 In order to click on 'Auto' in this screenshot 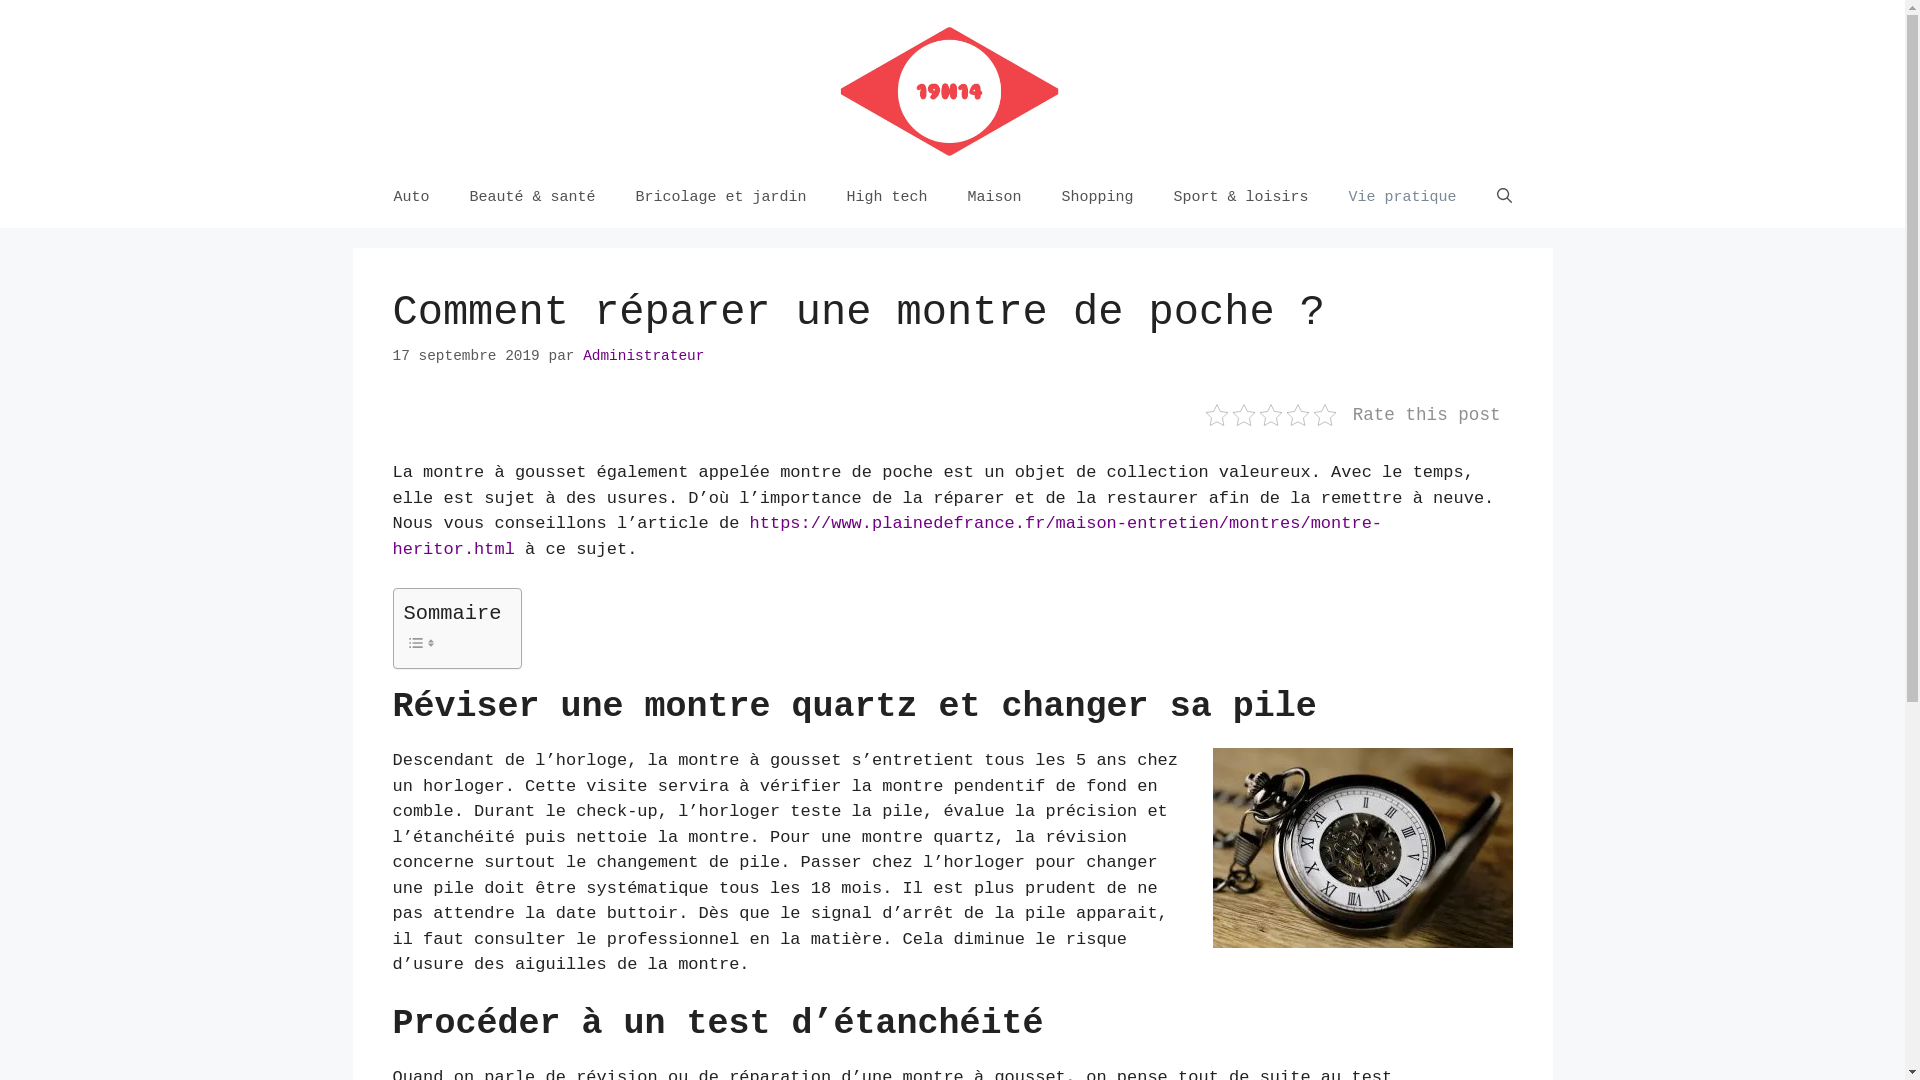, I will do `click(410, 197)`.